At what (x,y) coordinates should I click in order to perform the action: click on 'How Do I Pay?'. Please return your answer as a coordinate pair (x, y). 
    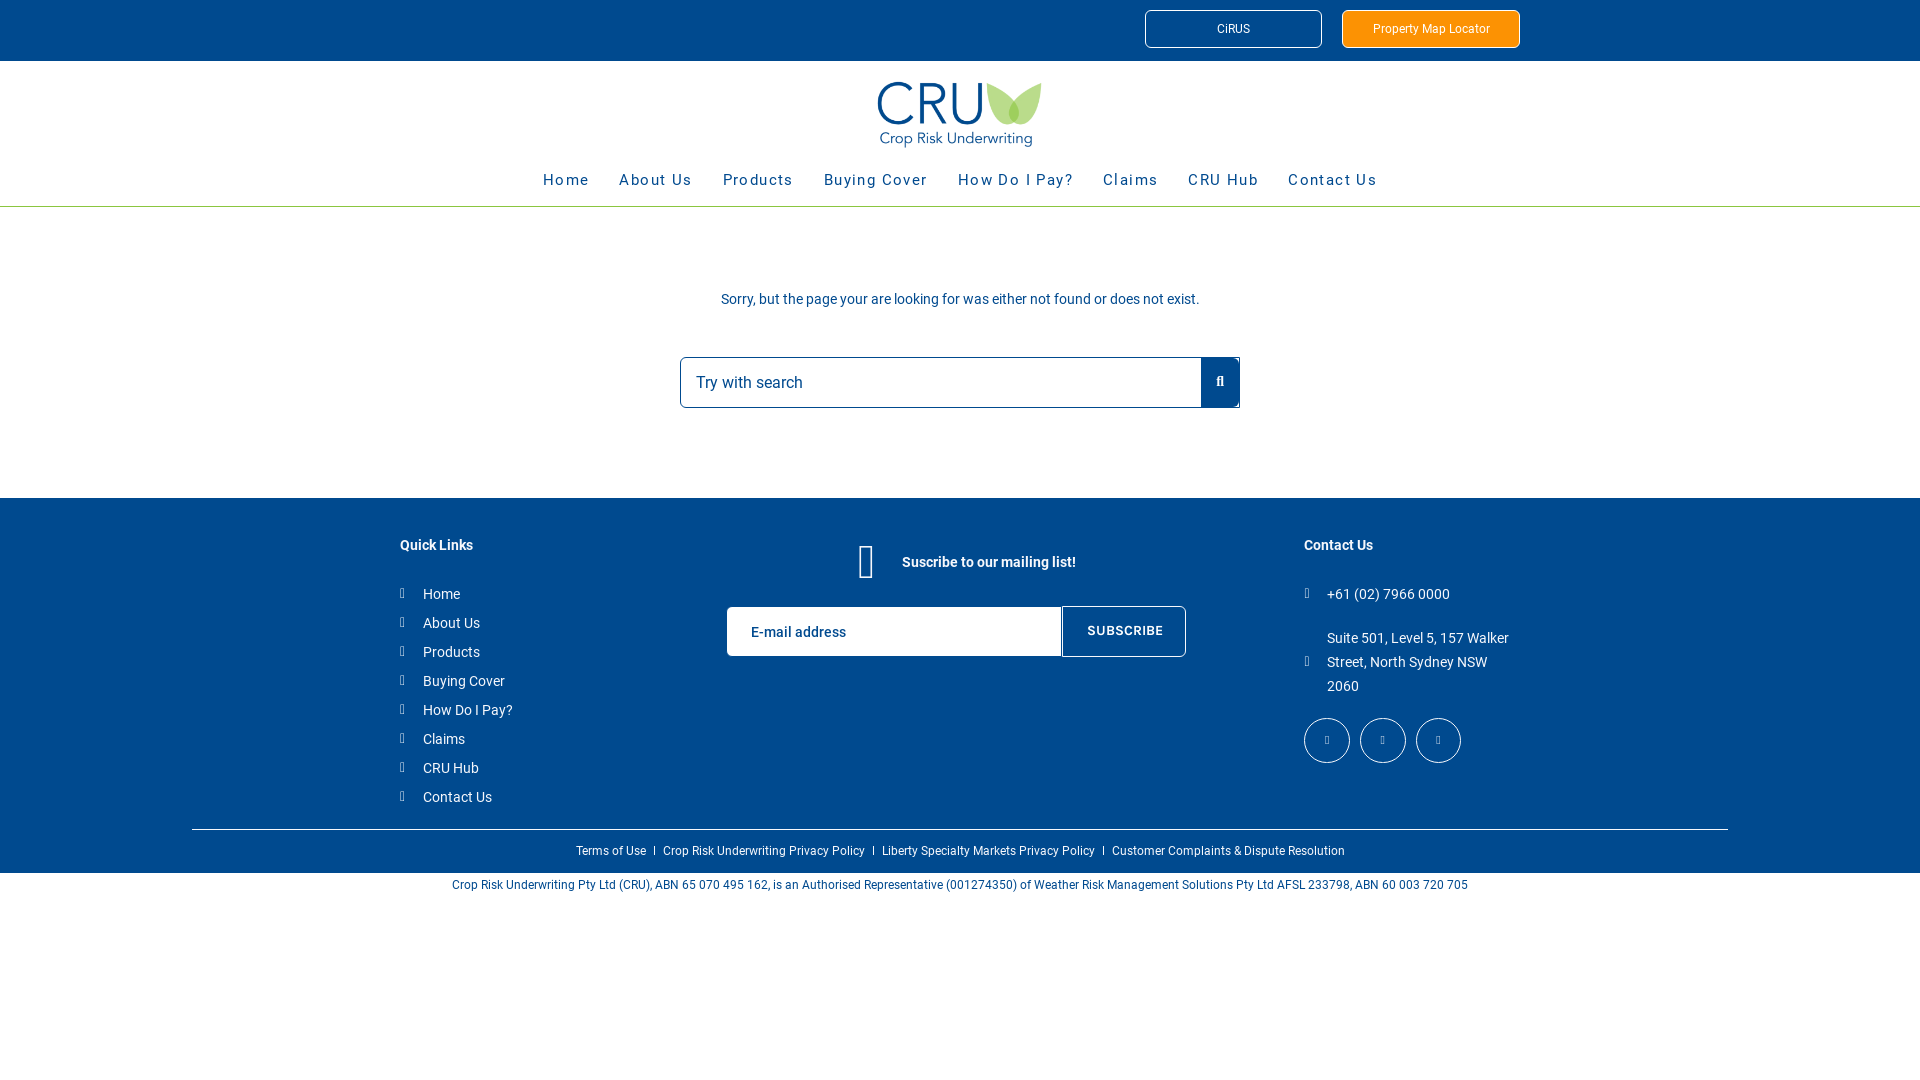
    Looking at the image, I should click on (504, 708).